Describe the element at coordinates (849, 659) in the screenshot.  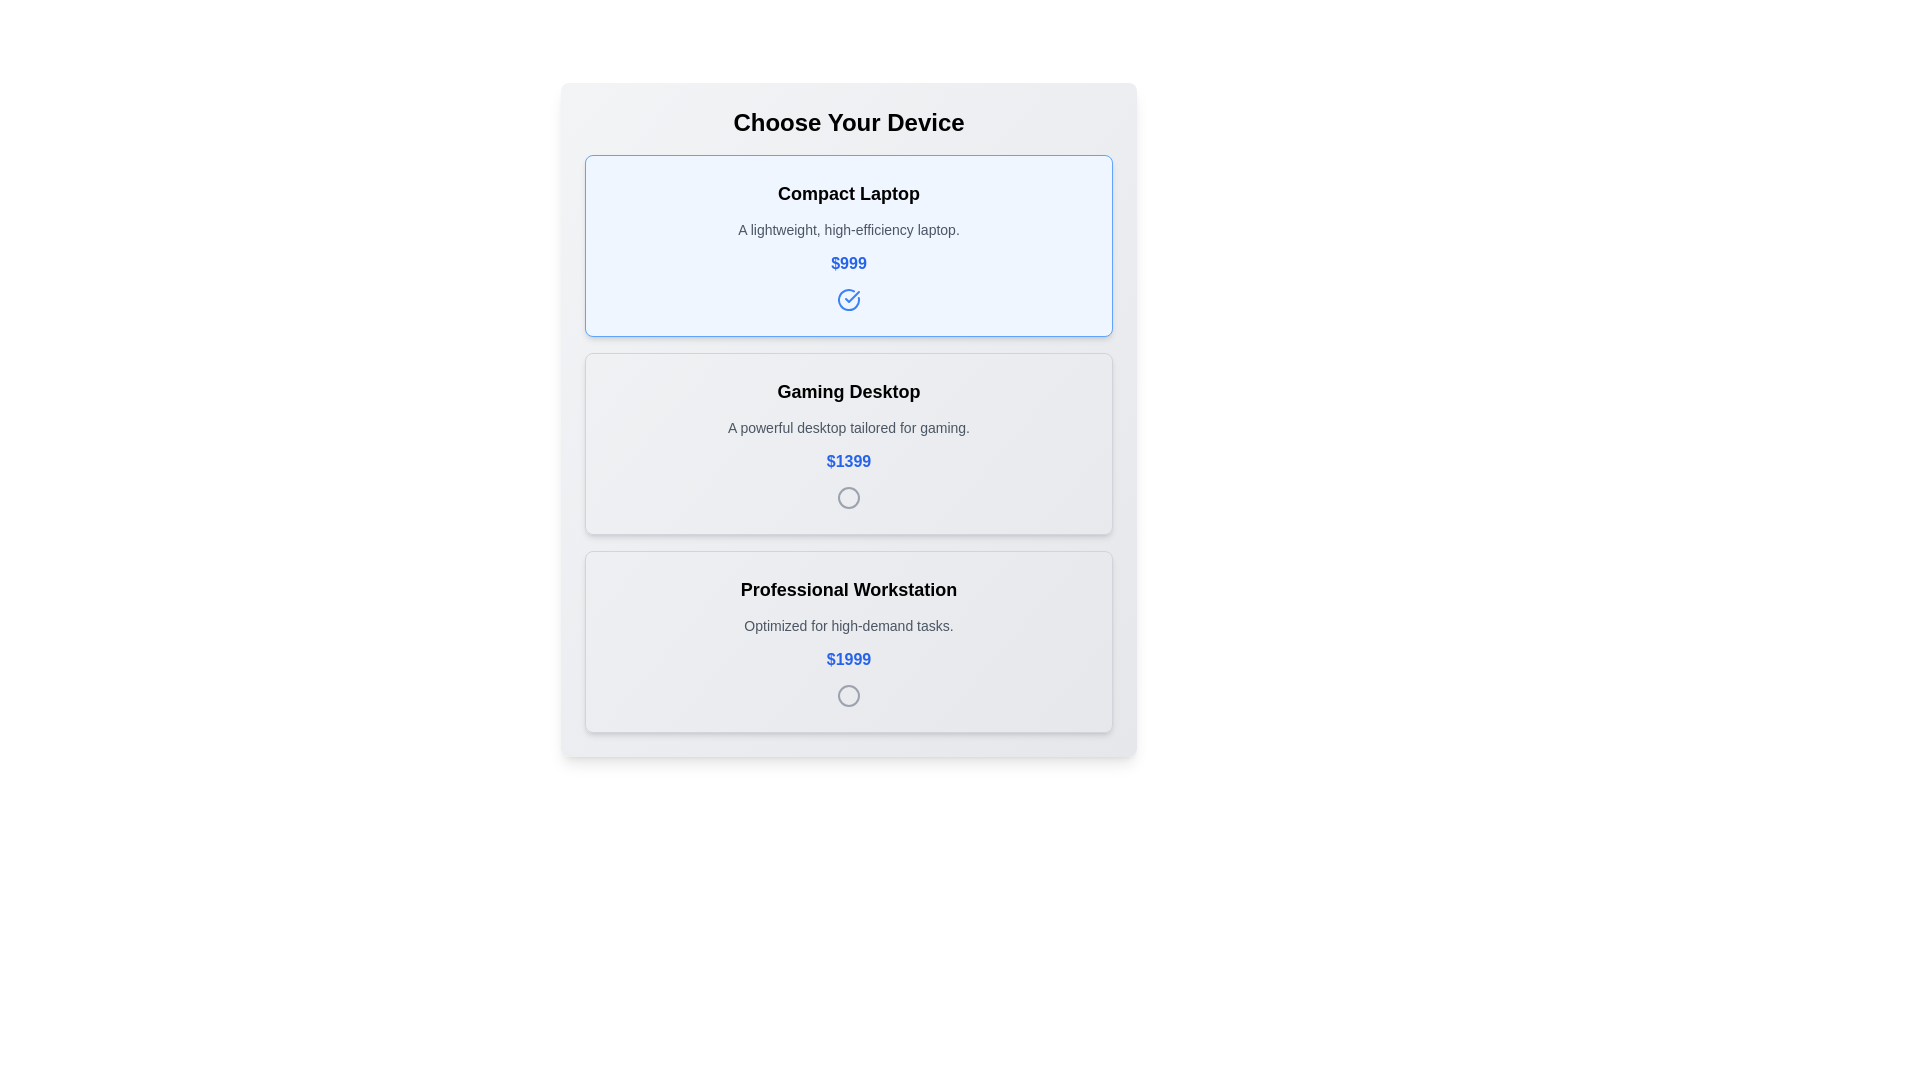
I see `the static text label element displaying the price '$1999' in bold blue font, located in the 'Professional Workstation' section above the interactive radio button icon` at that location.